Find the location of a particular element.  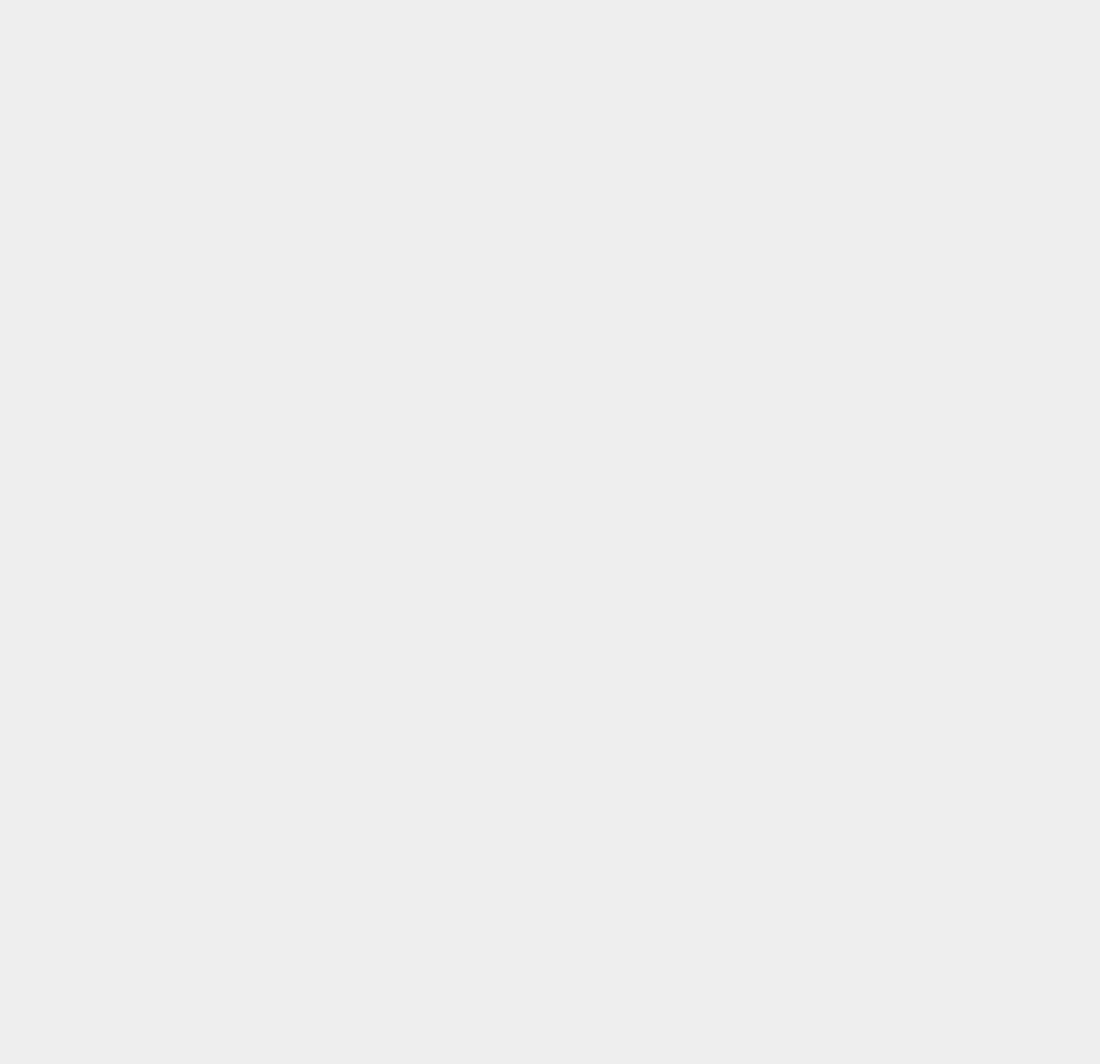

'SSD' is located at coordinates (790, 122).